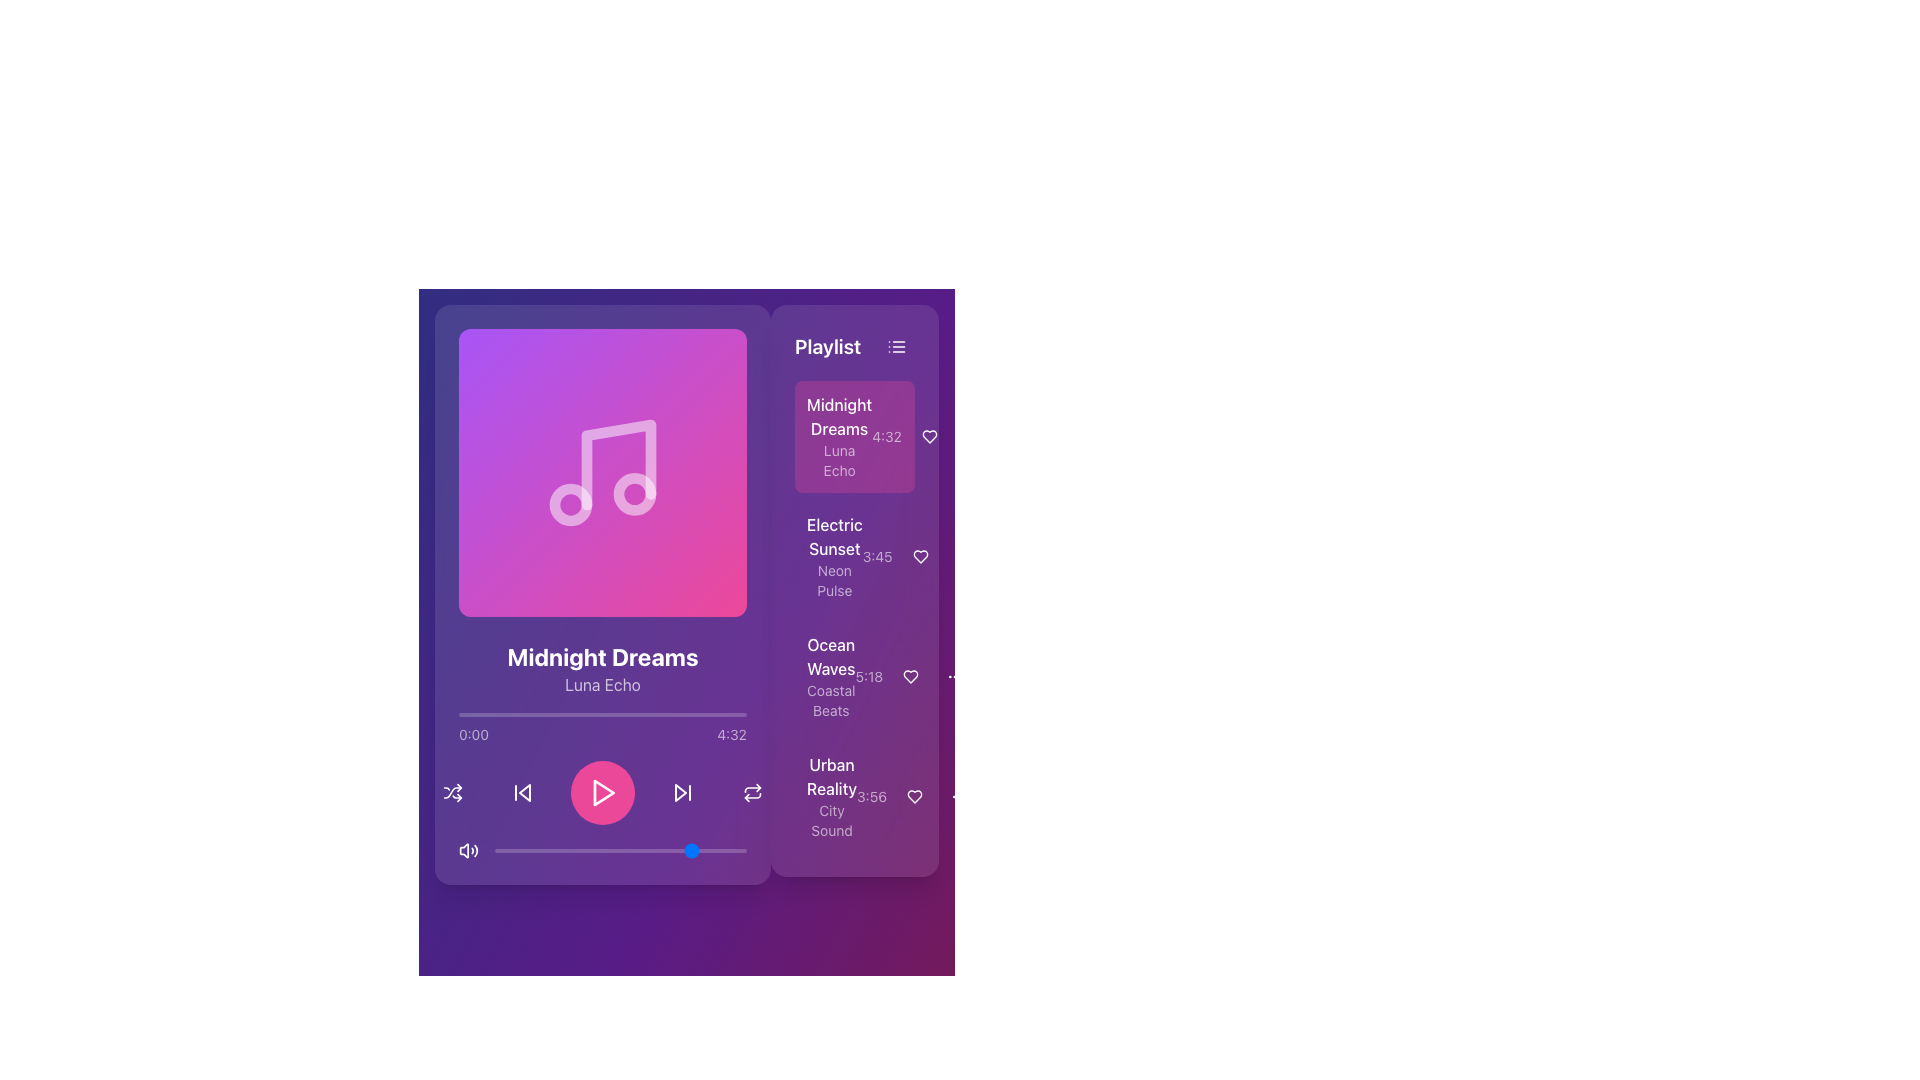 This screenshot has width=1920, height=1080. Describe the element at coordinates (828, 346) in the screenshot. I see `the static text label 'Playlist' which is styled with a large, bold font and positioned at the upper part of a vertical playlist section on the right side of the interface` at that location.